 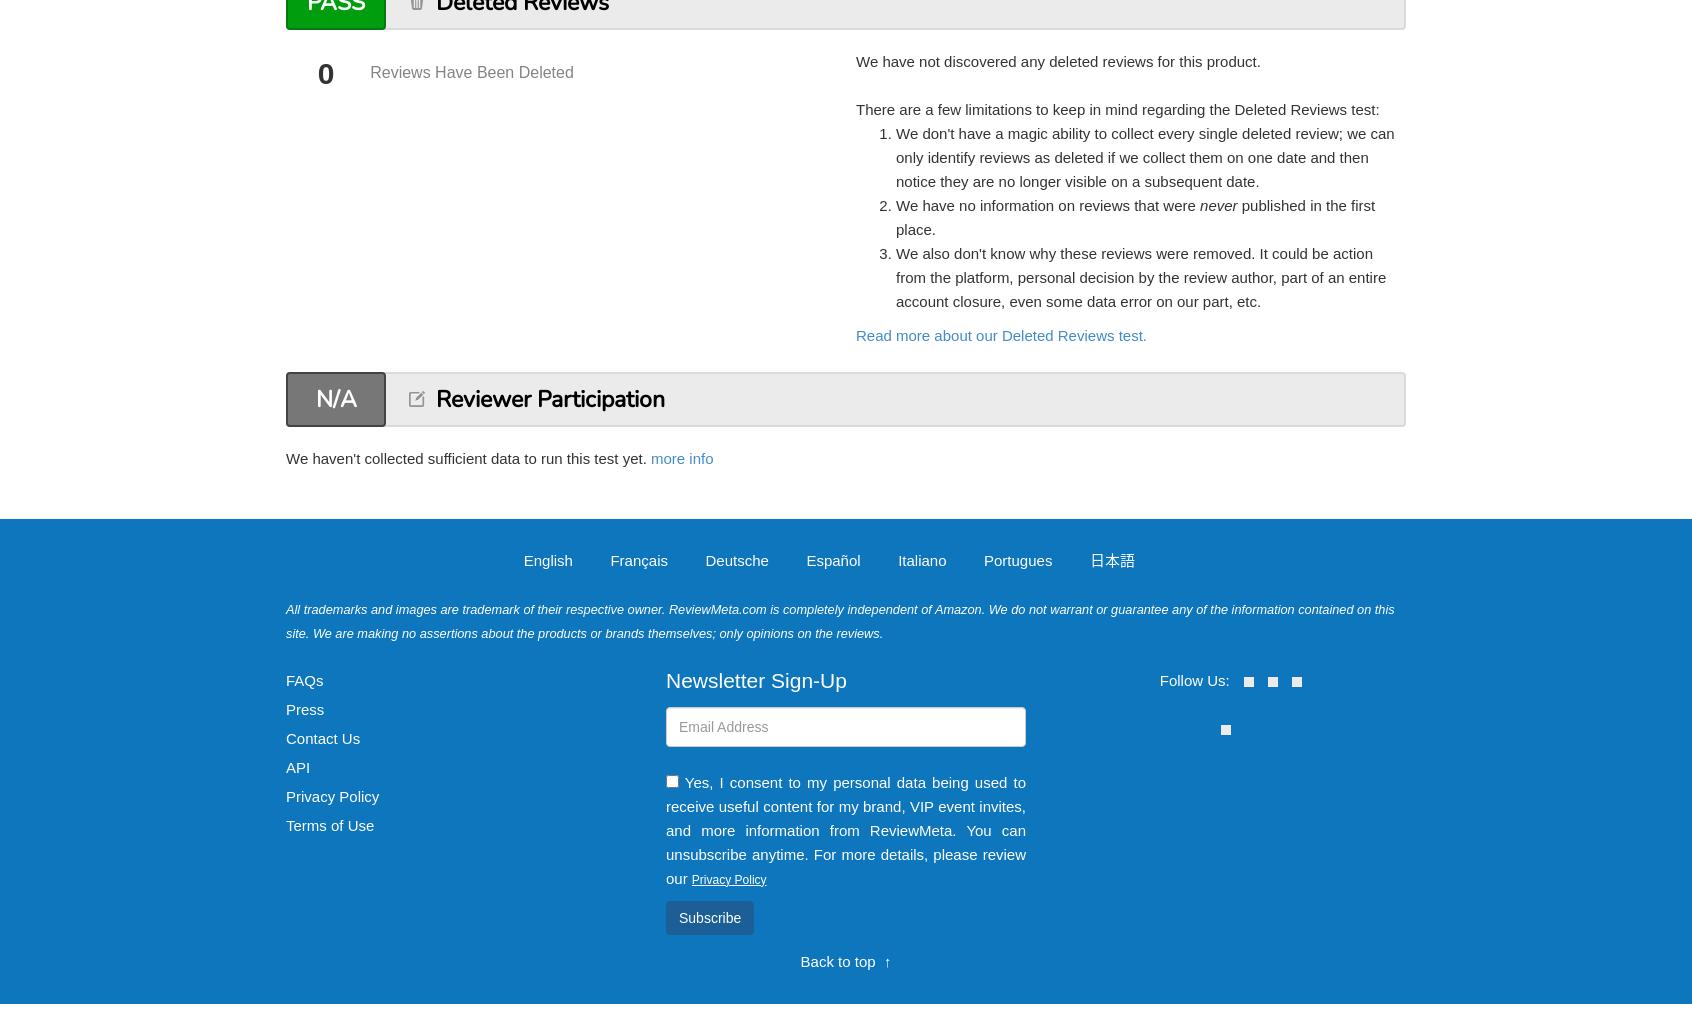 What do you see at coordinates (324, 72) in the screenshot?
I see `'0'` at bounding box center [324, 72].